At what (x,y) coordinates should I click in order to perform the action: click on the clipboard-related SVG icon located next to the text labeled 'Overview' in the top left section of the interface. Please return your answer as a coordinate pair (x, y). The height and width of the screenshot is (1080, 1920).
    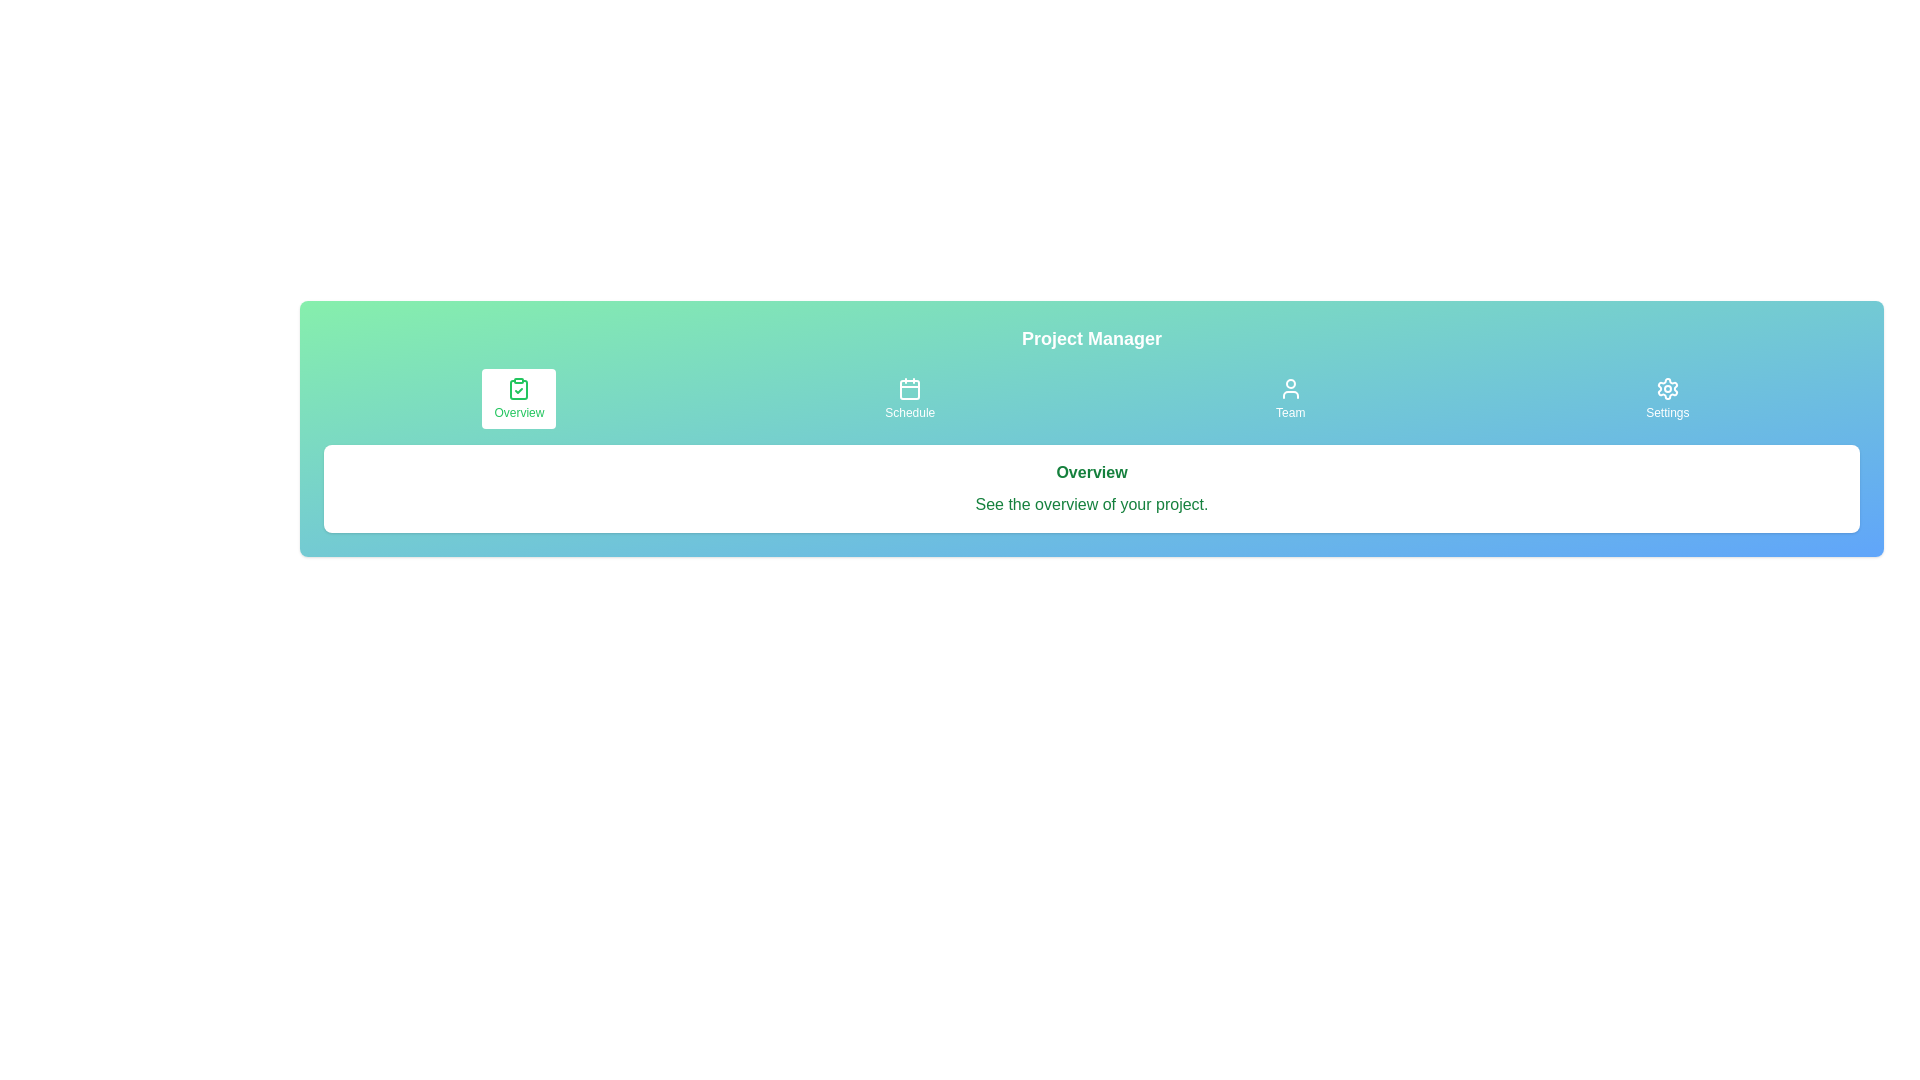
    Looking at the image, I should click on (519, 389).